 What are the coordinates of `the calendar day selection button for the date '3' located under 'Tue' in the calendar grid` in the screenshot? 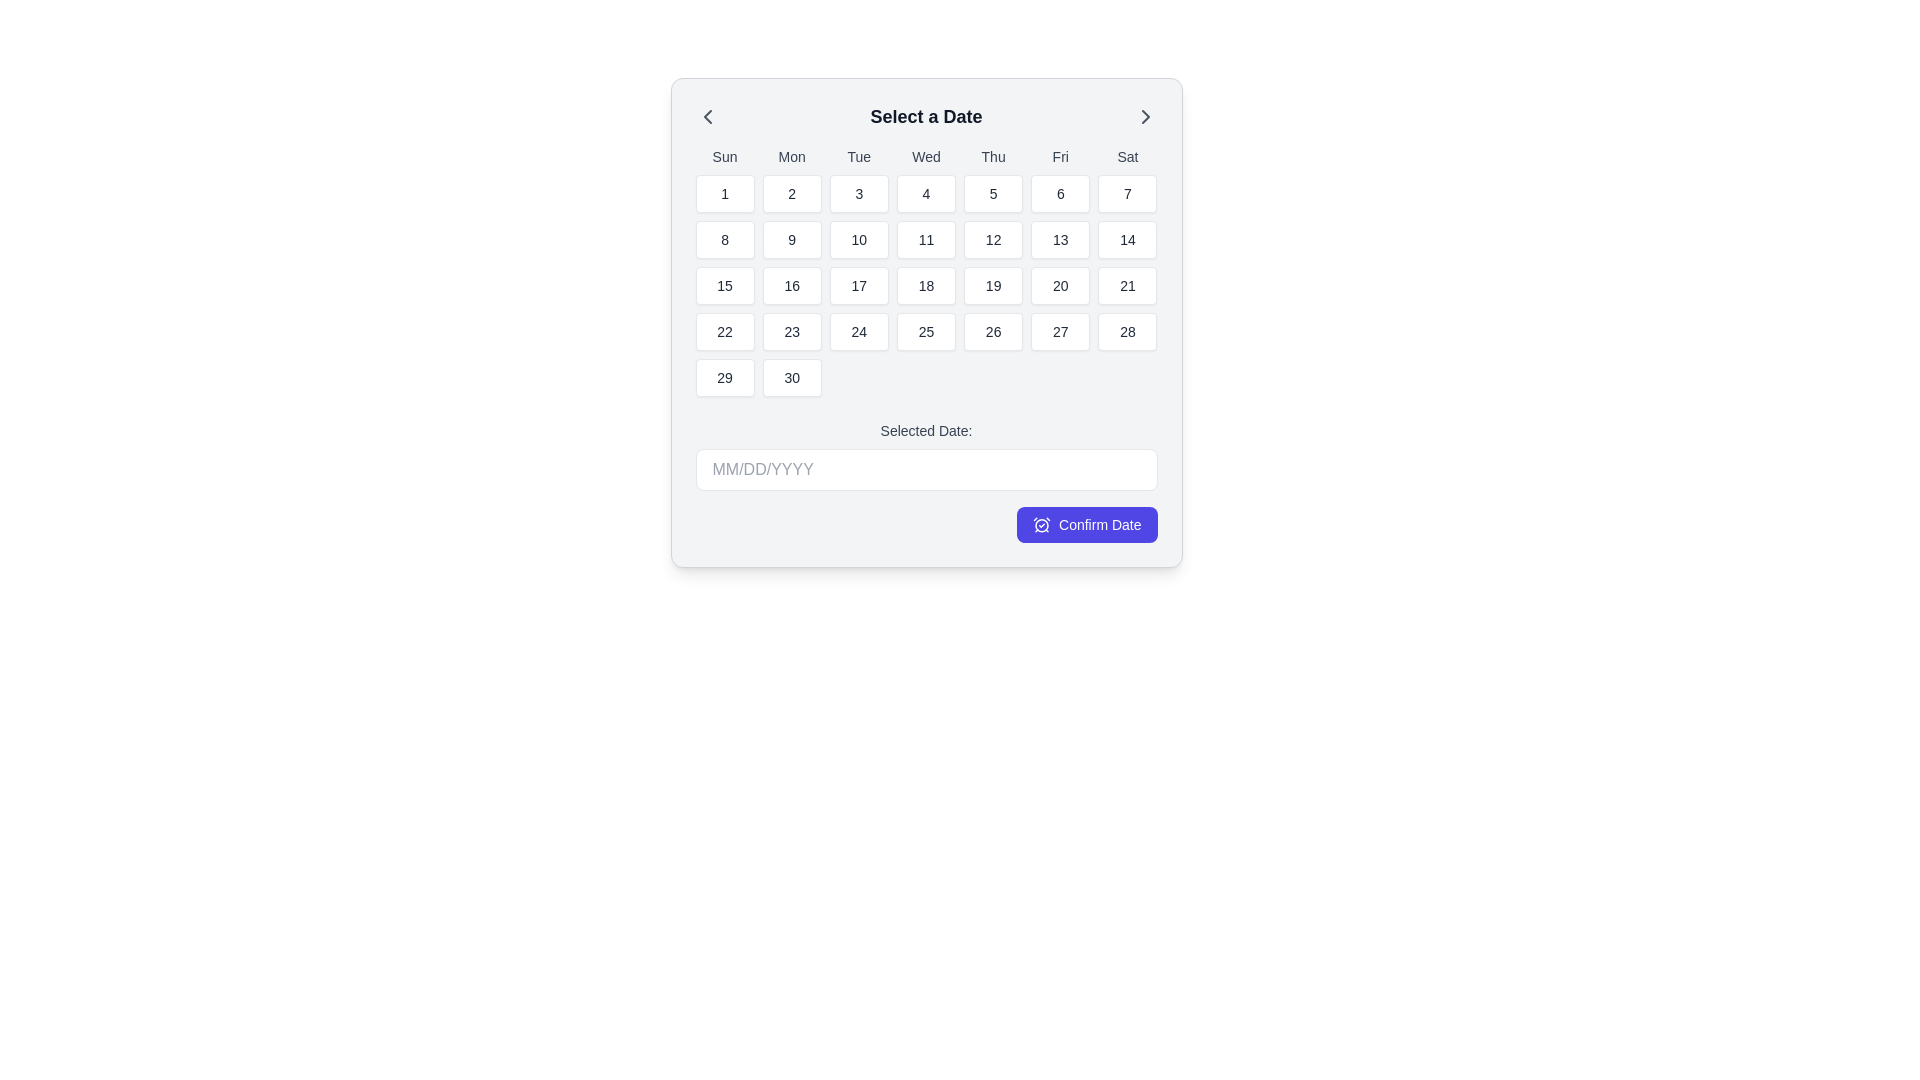 It's located at (859, 193).